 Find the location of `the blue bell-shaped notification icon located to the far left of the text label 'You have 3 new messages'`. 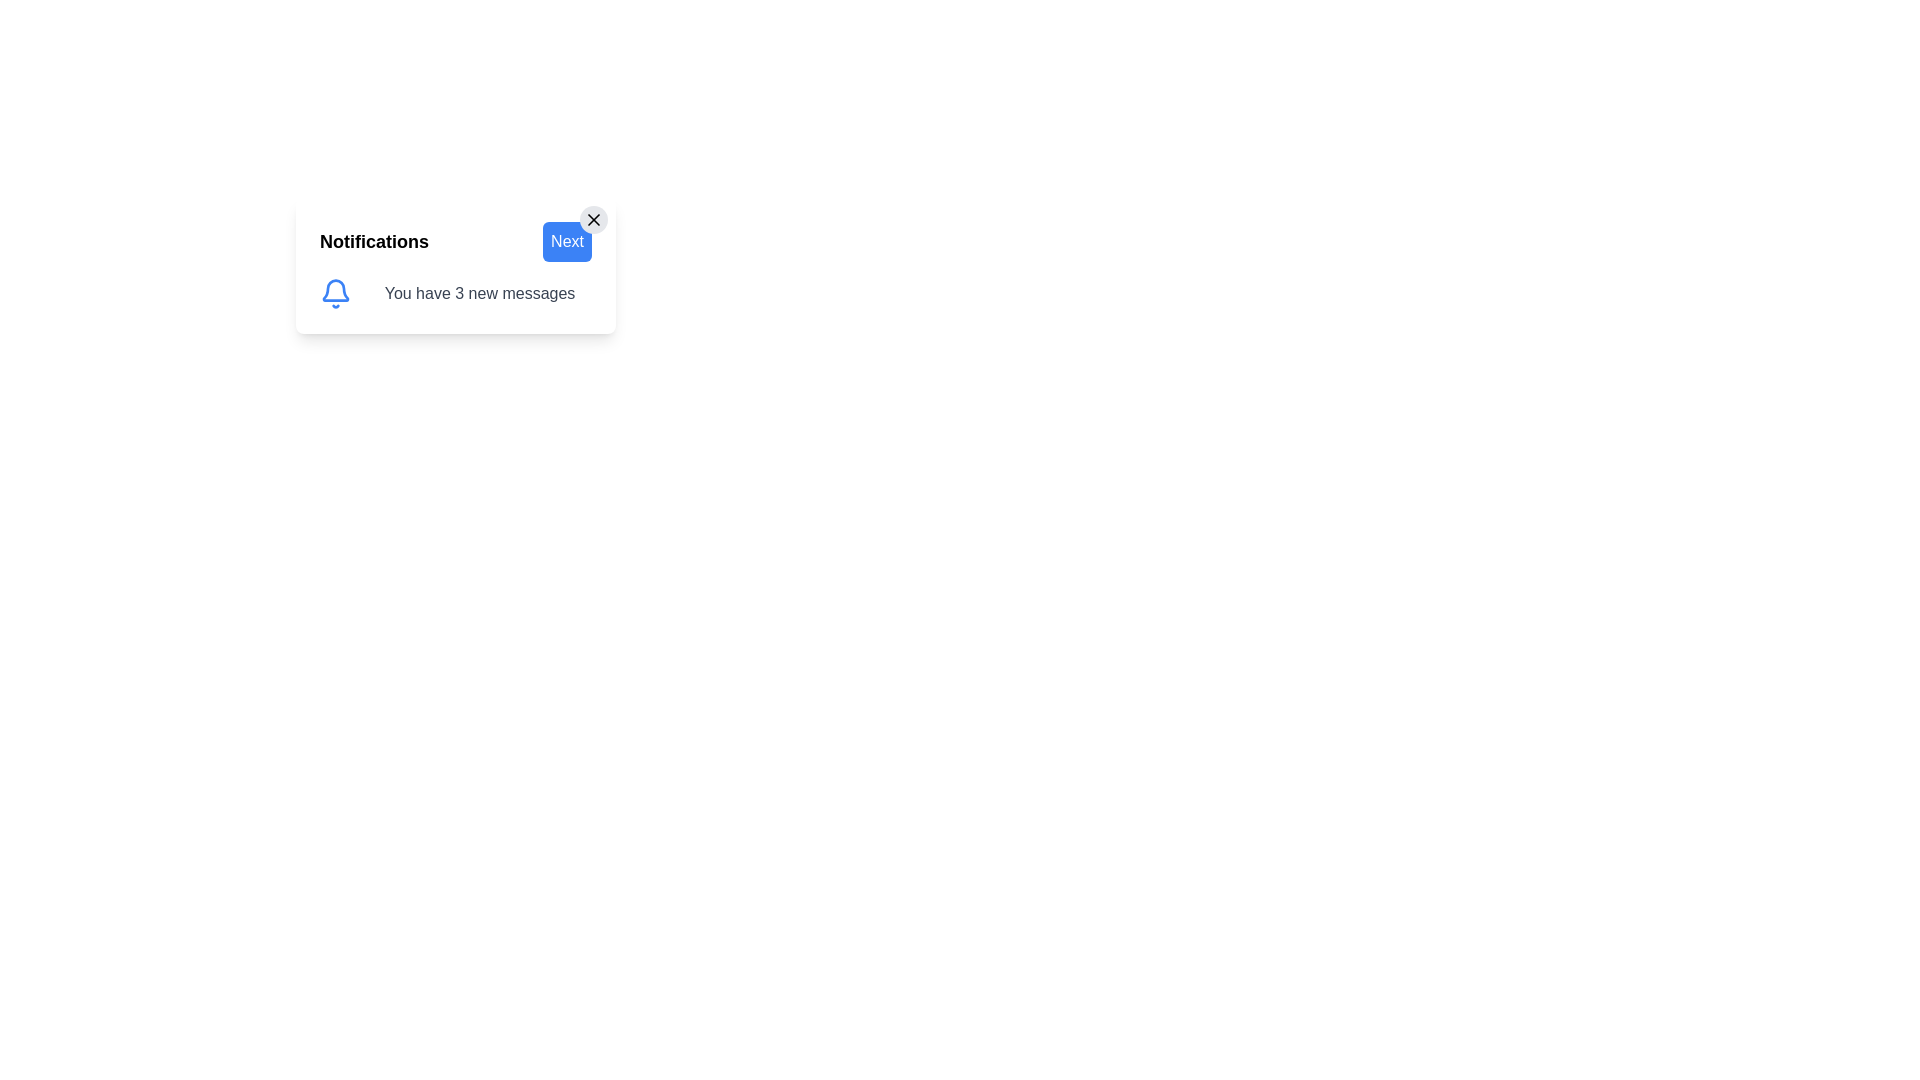

the blue bell-shaped notification icon located to the far left of the text label 'You have 3 new messages' is located at coordinates (336, 293).